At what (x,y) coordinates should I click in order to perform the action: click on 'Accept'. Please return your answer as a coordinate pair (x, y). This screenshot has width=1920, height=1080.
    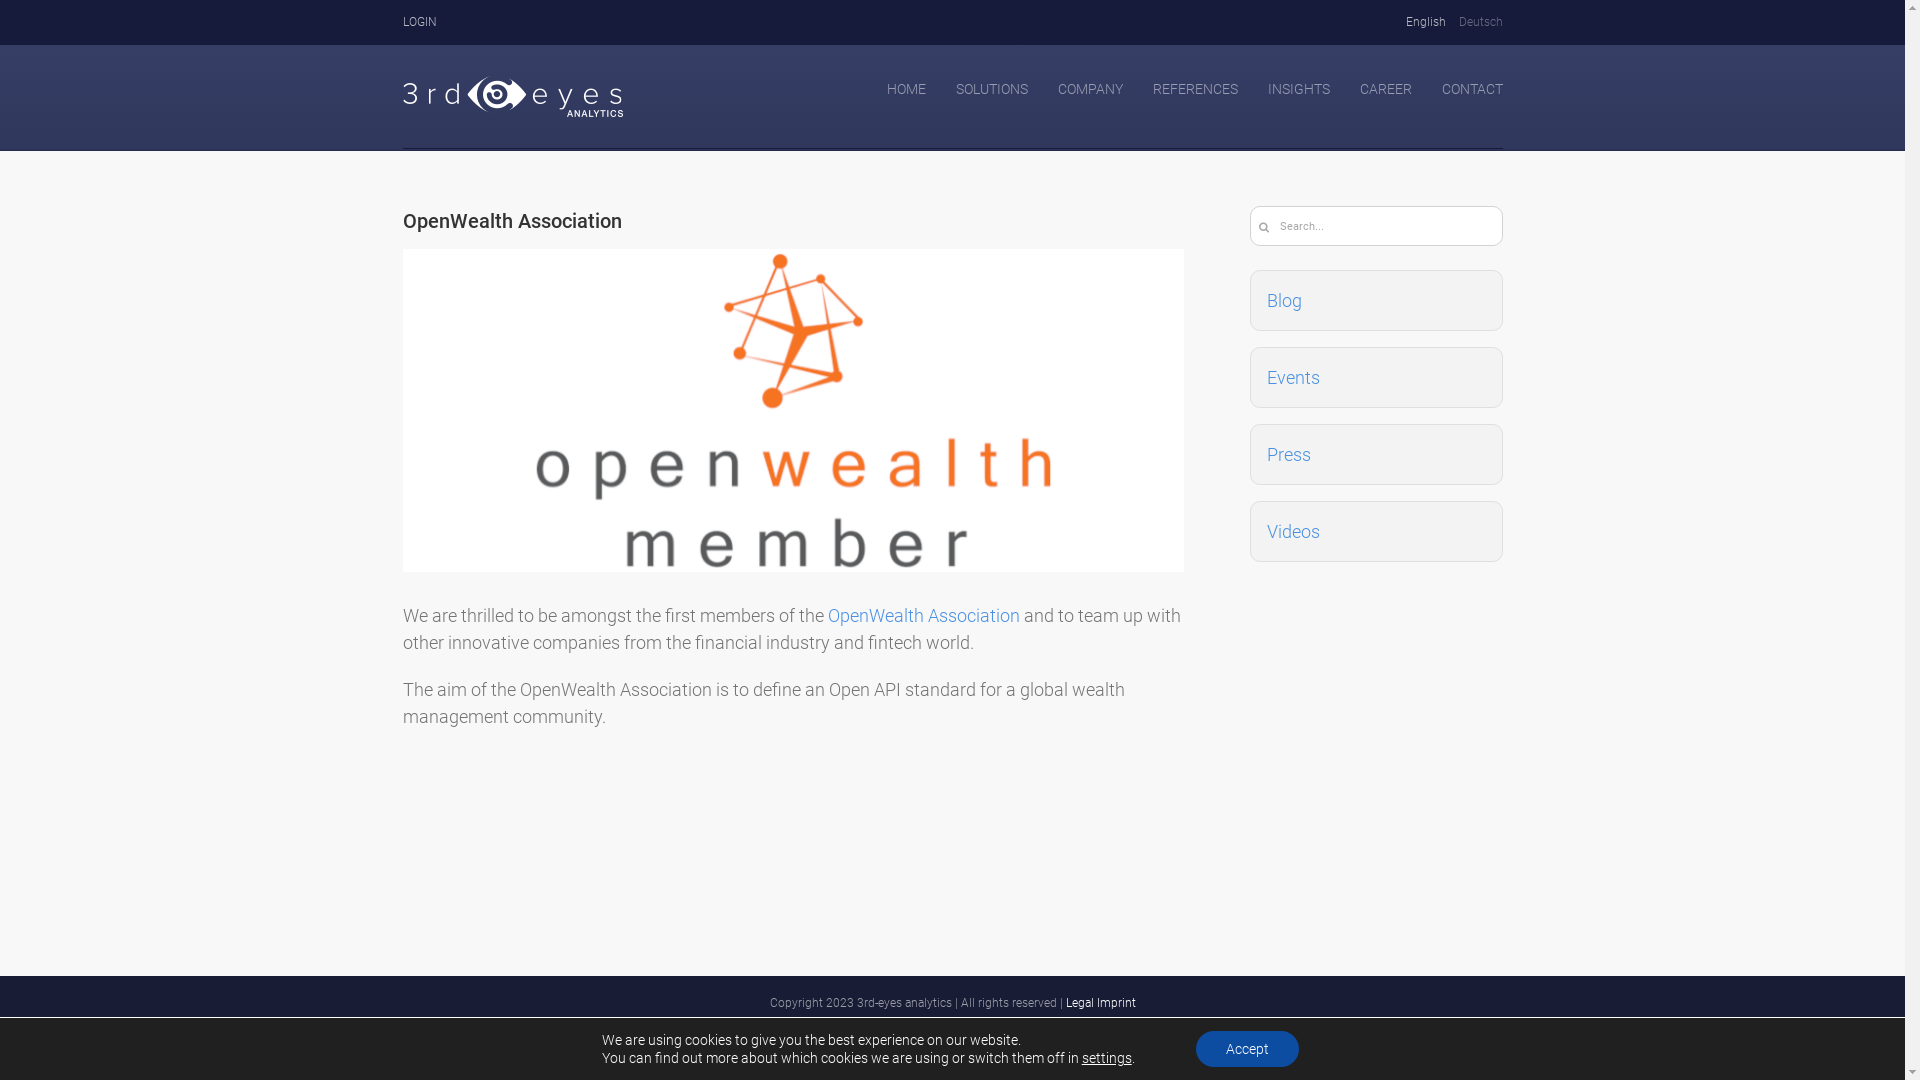
    Looking at the image, I should click on (1246, 1048).